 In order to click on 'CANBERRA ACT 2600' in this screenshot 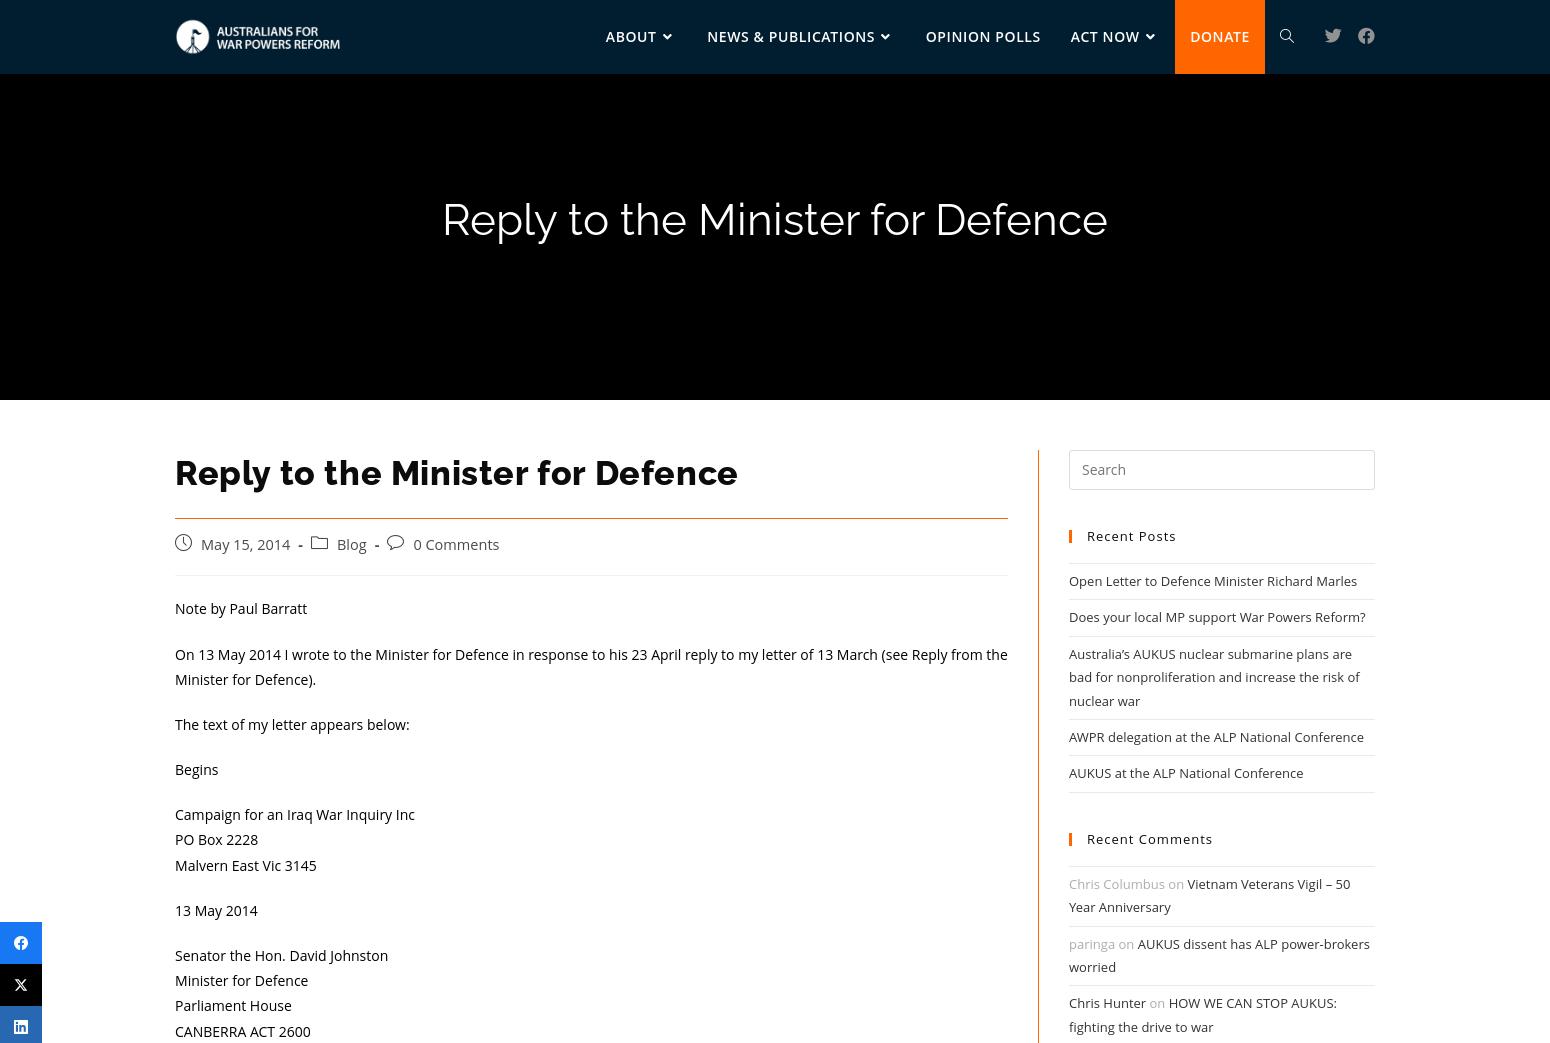, I will do `click(242, 1030)`.